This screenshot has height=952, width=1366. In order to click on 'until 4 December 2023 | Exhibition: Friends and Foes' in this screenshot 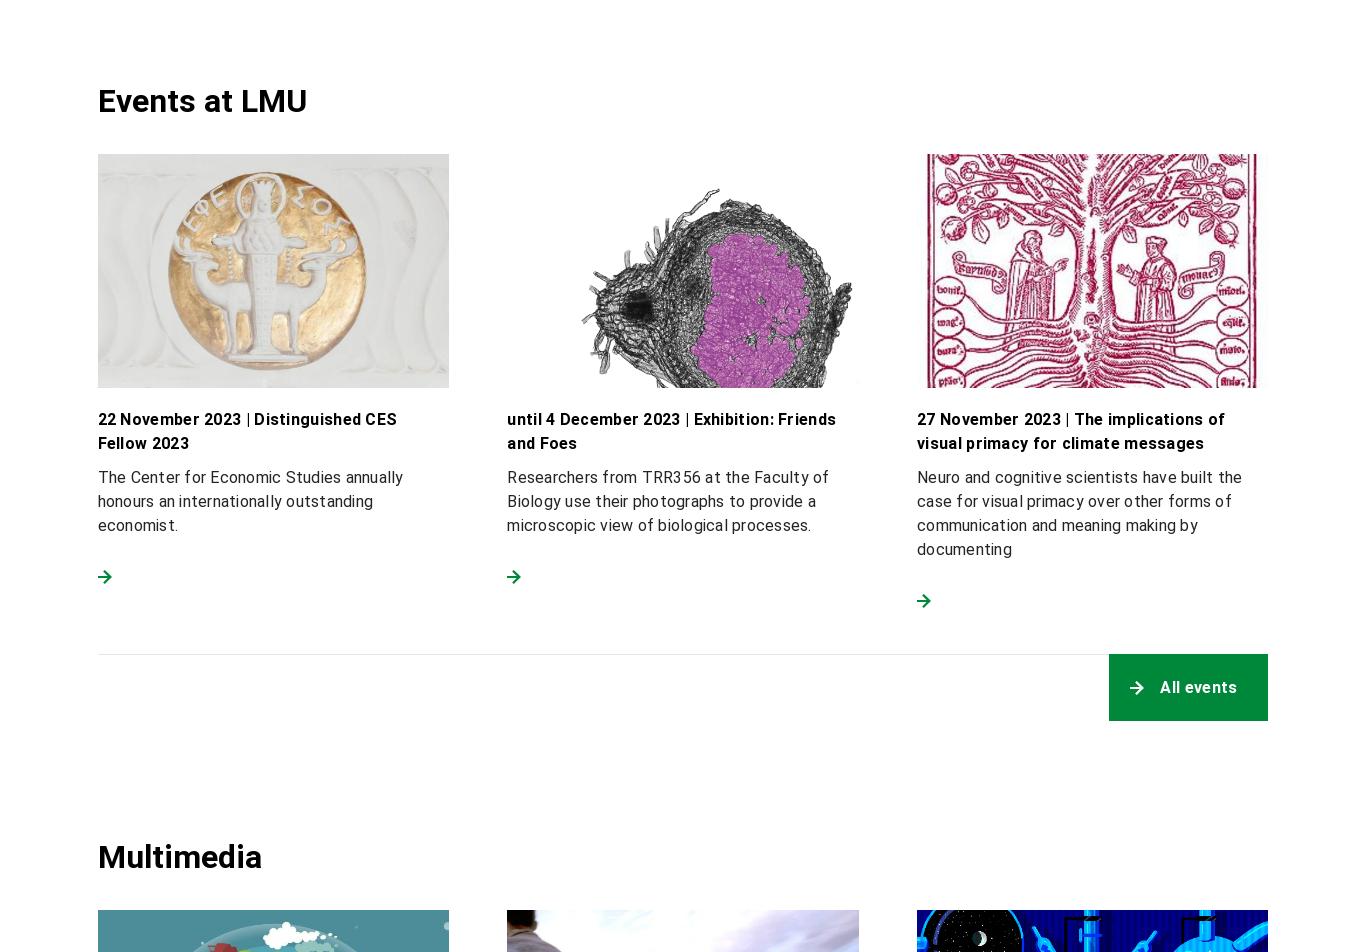, I will do `click(670, 431)`.